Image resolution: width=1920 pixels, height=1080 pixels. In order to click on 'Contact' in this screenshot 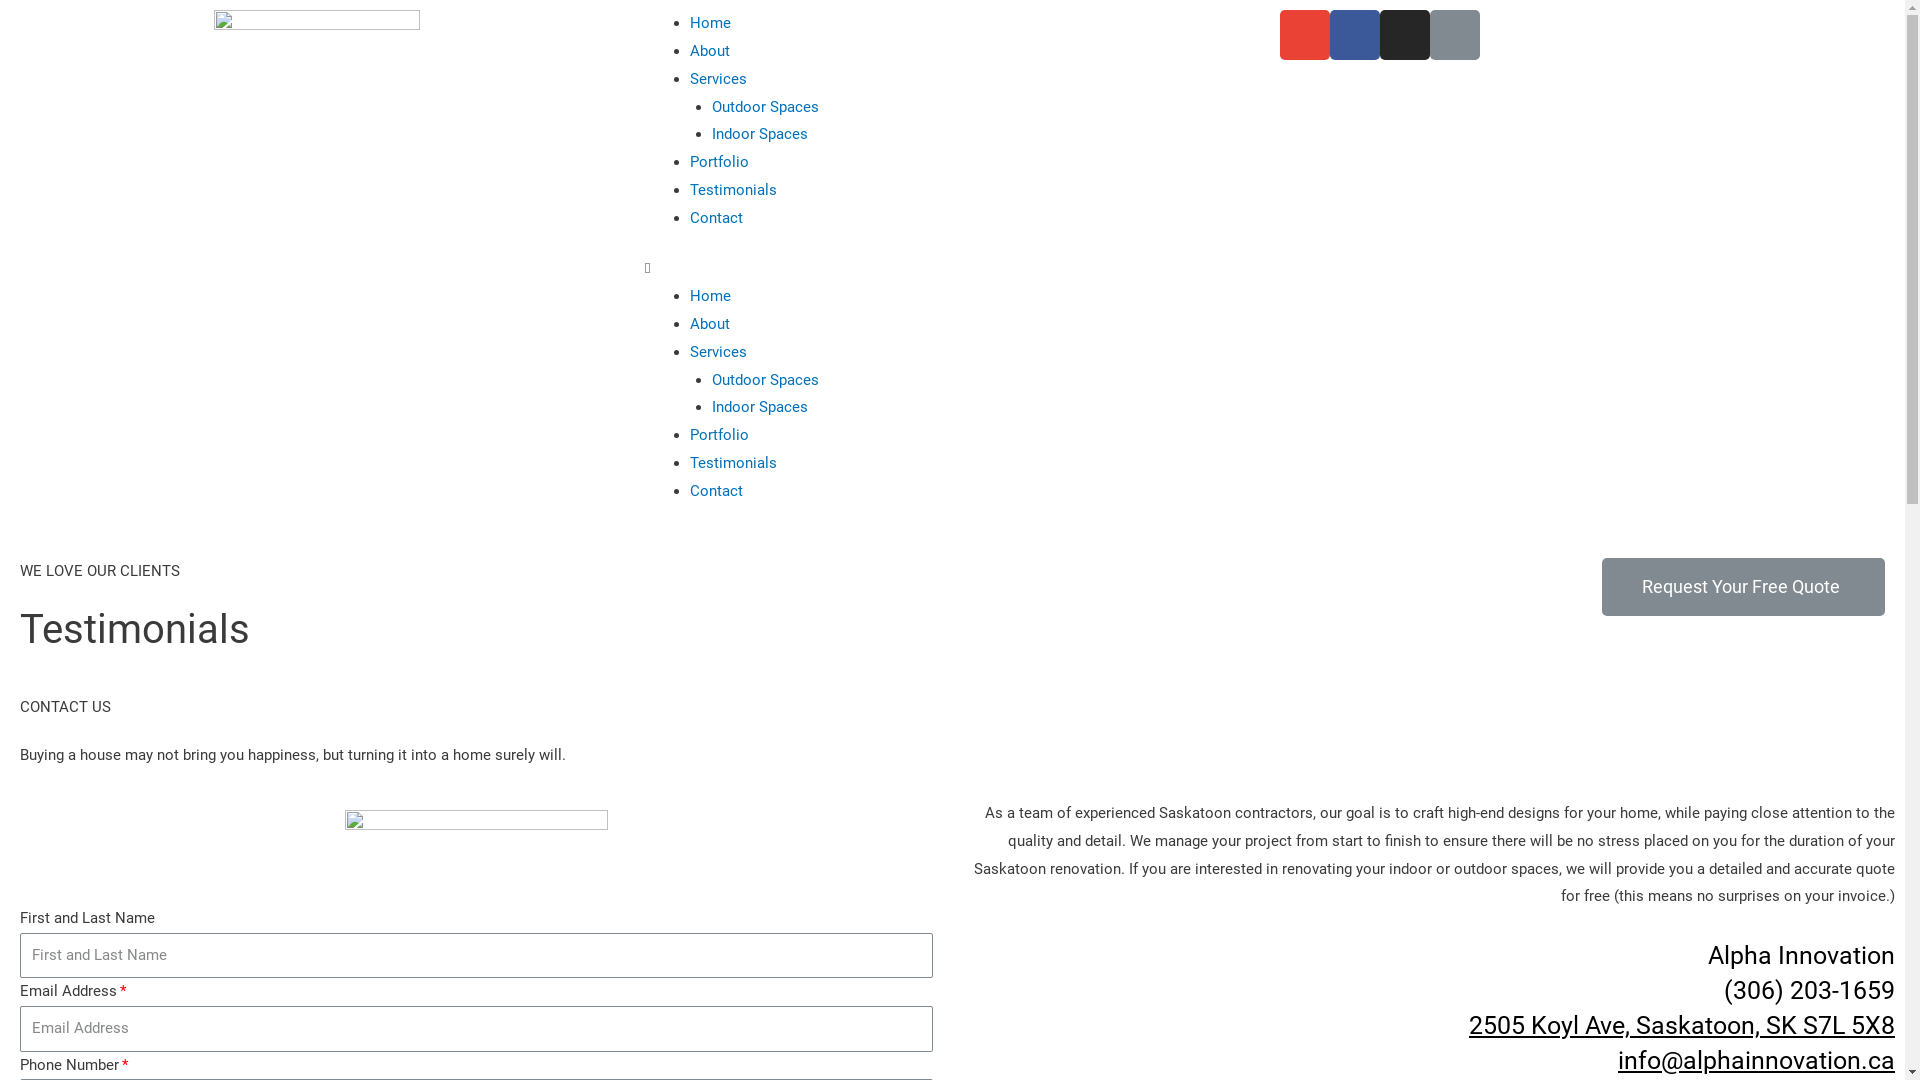, I will do `click(716, 218)`.